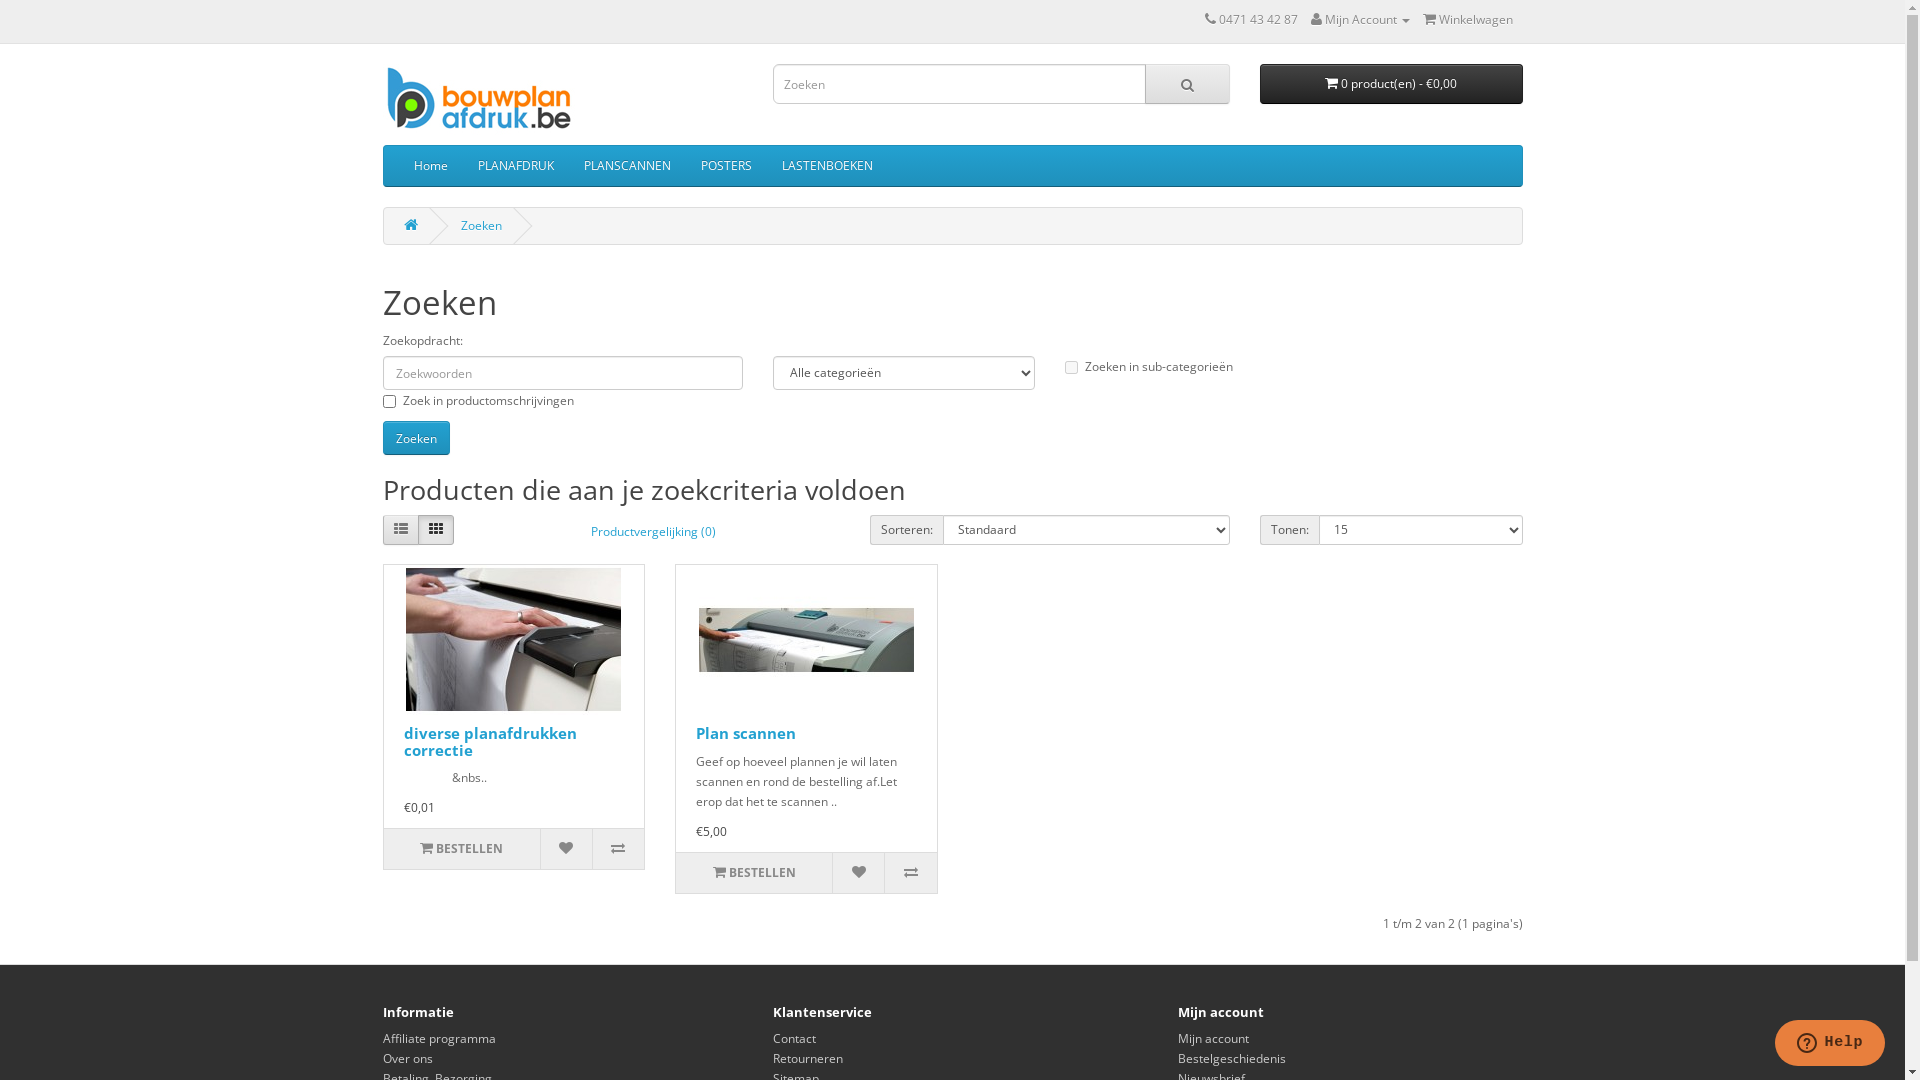 The width and height of the screenshot is (1920, 1080). I want to click on 'Mijn account', so click(1212, 1037).